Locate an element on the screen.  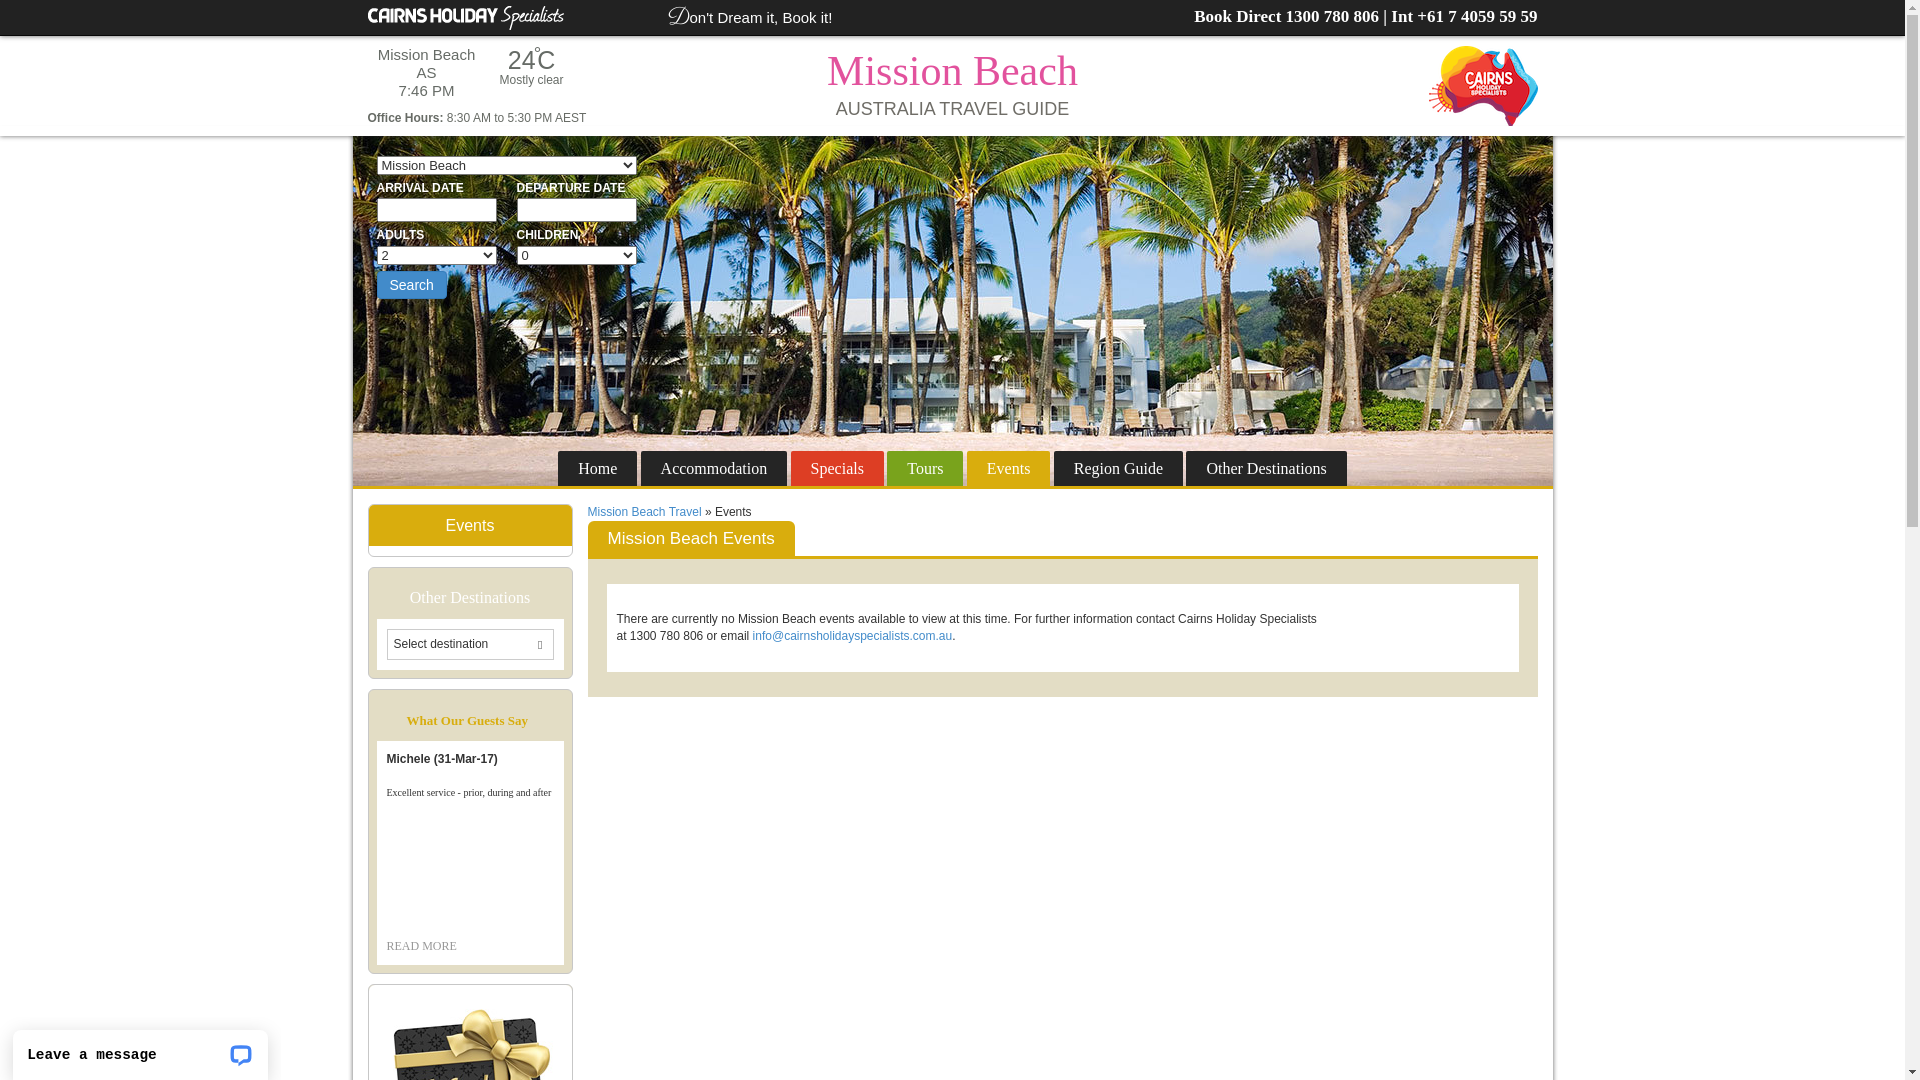
'Cairns Holiday Specialists' is located at coordinates (464, 18).